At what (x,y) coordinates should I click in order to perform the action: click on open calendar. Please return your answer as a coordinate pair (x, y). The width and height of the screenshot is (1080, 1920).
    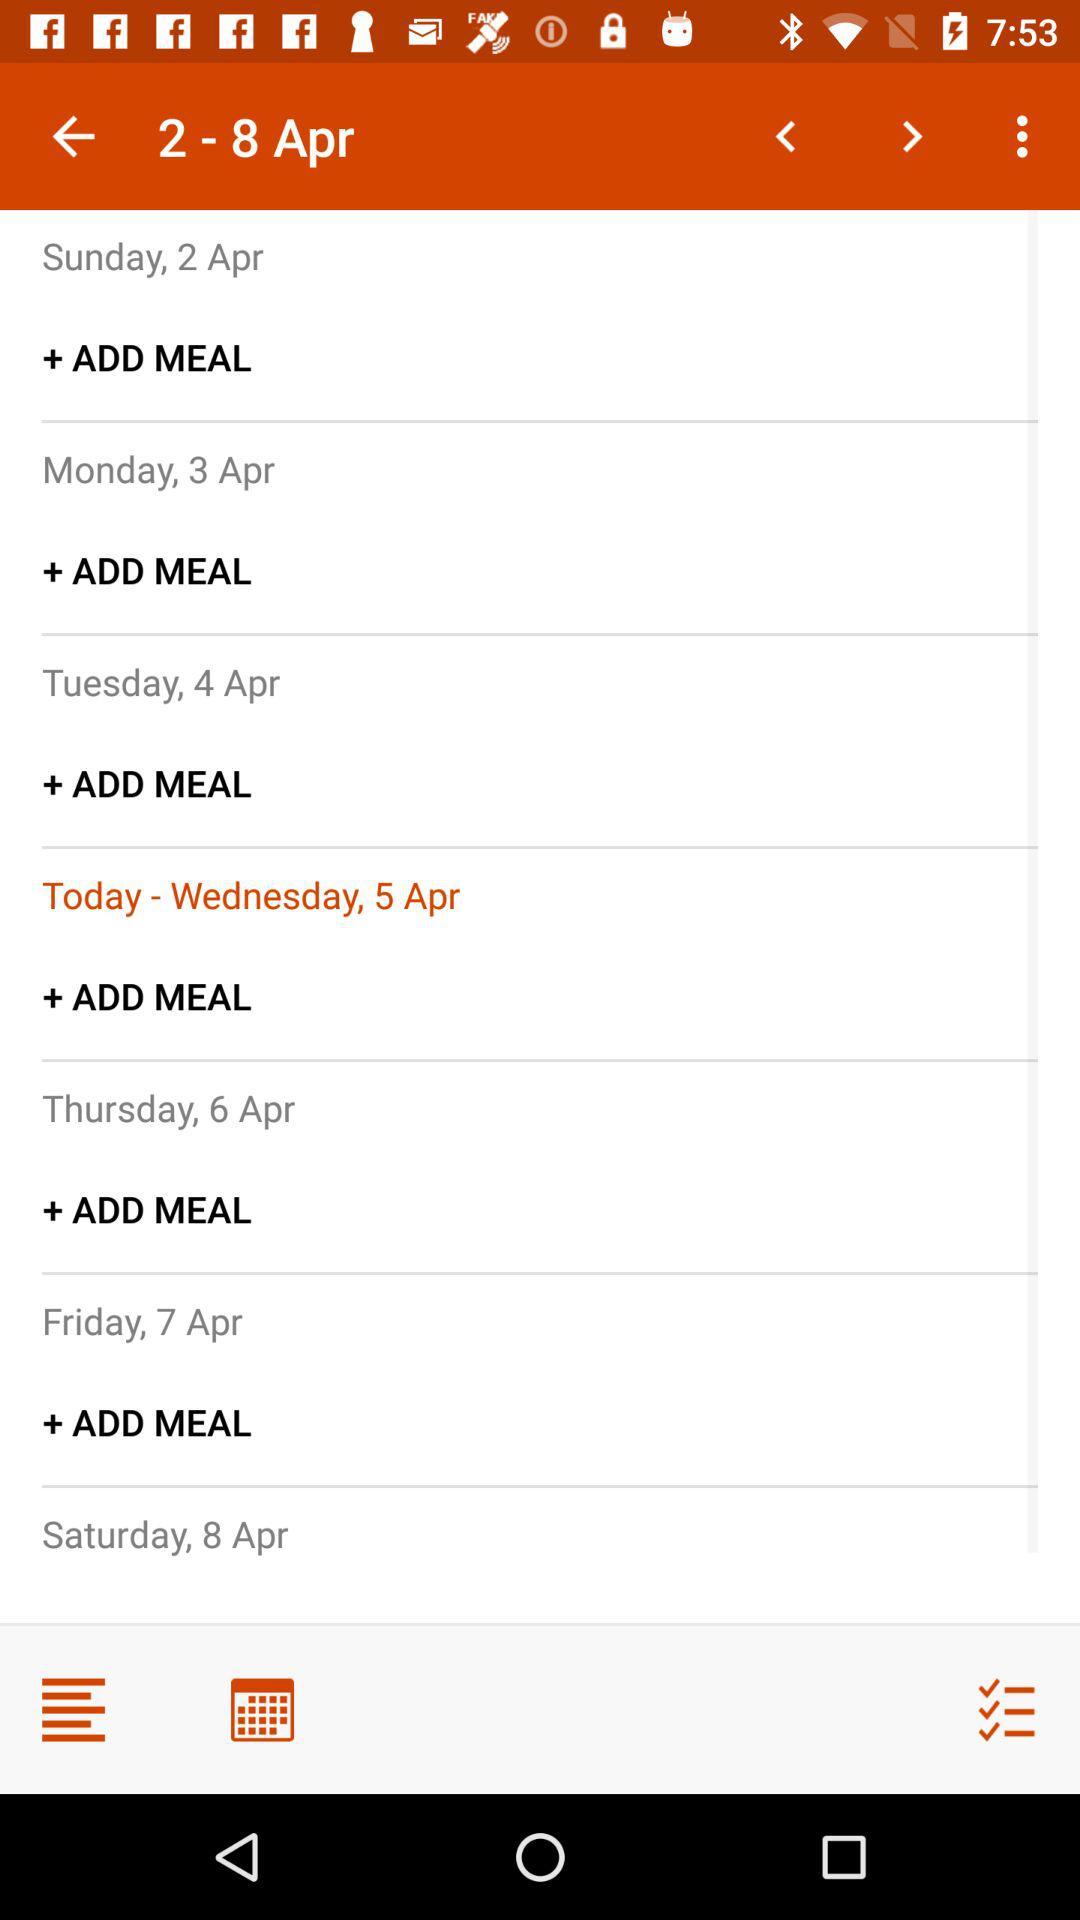
    Looking at the image, I should click on (261, 1708).